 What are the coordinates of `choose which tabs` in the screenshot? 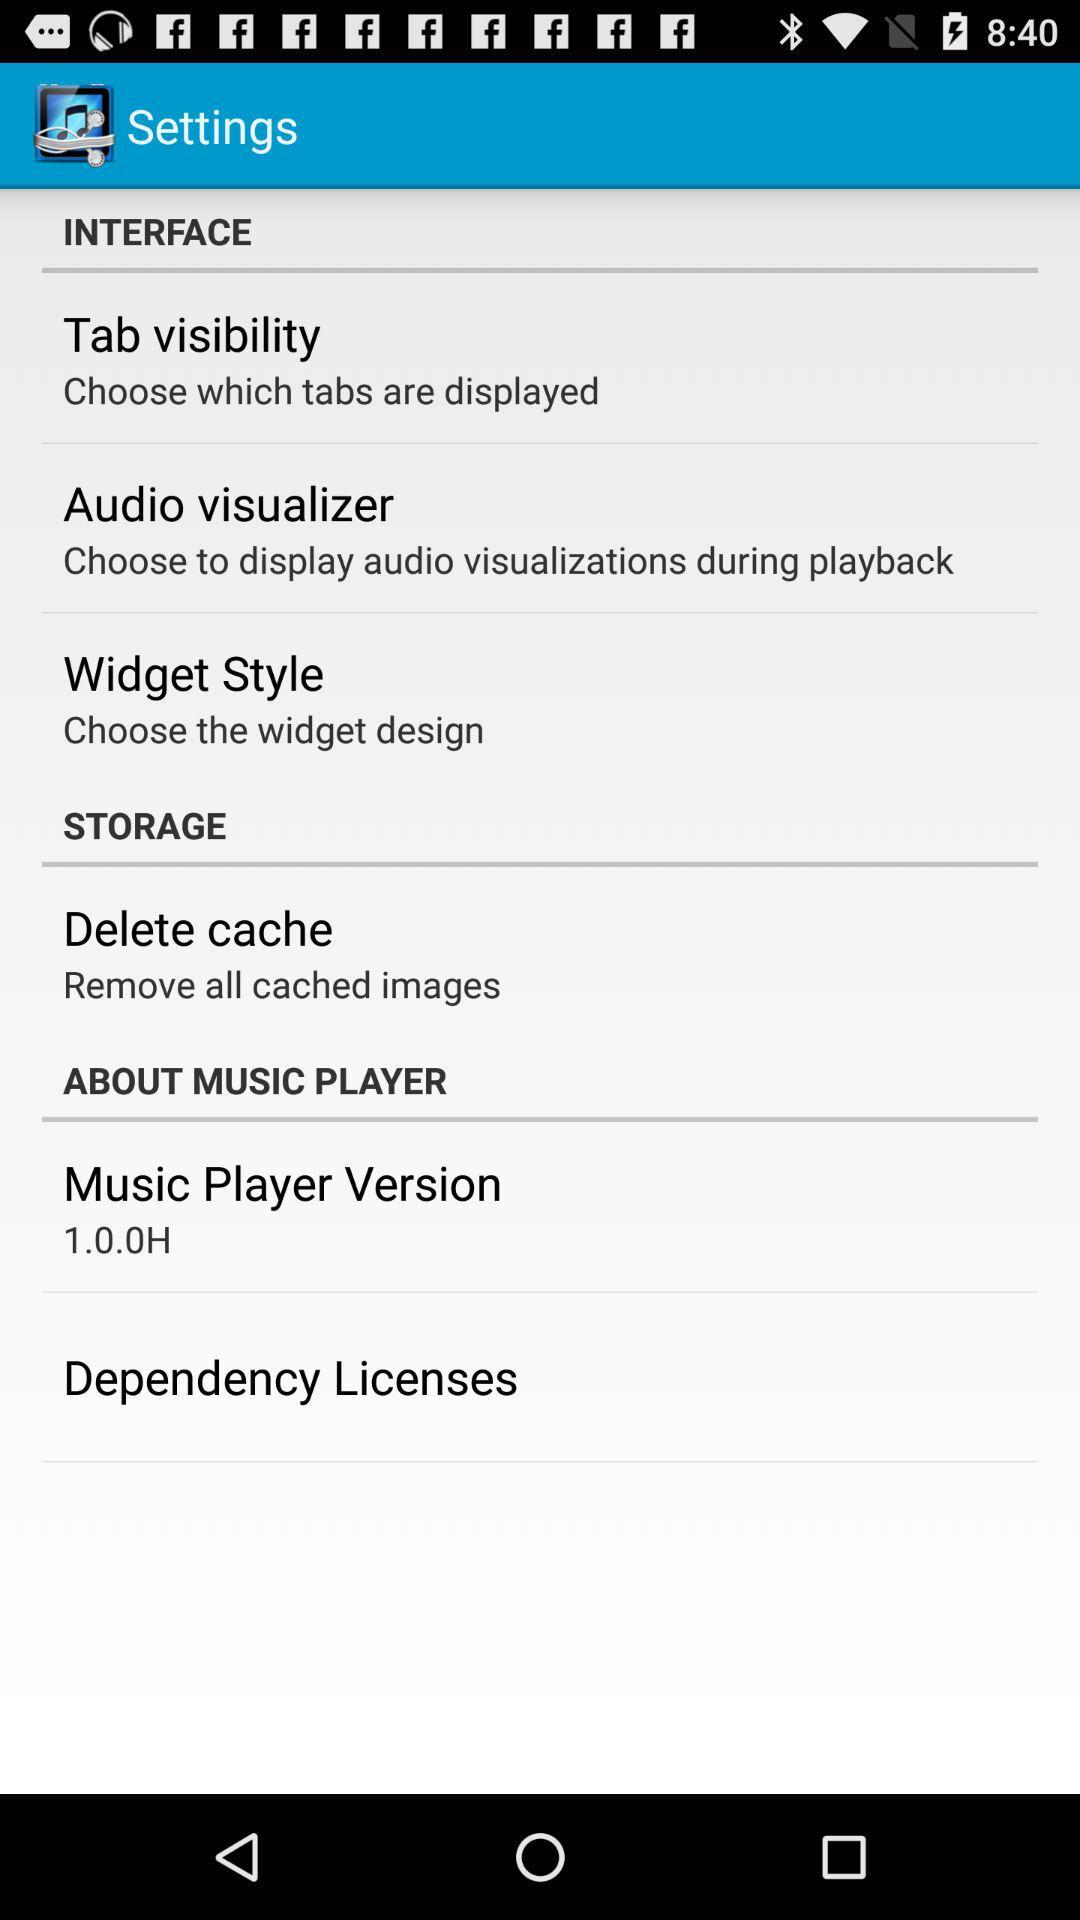 It's located at (330, 389).